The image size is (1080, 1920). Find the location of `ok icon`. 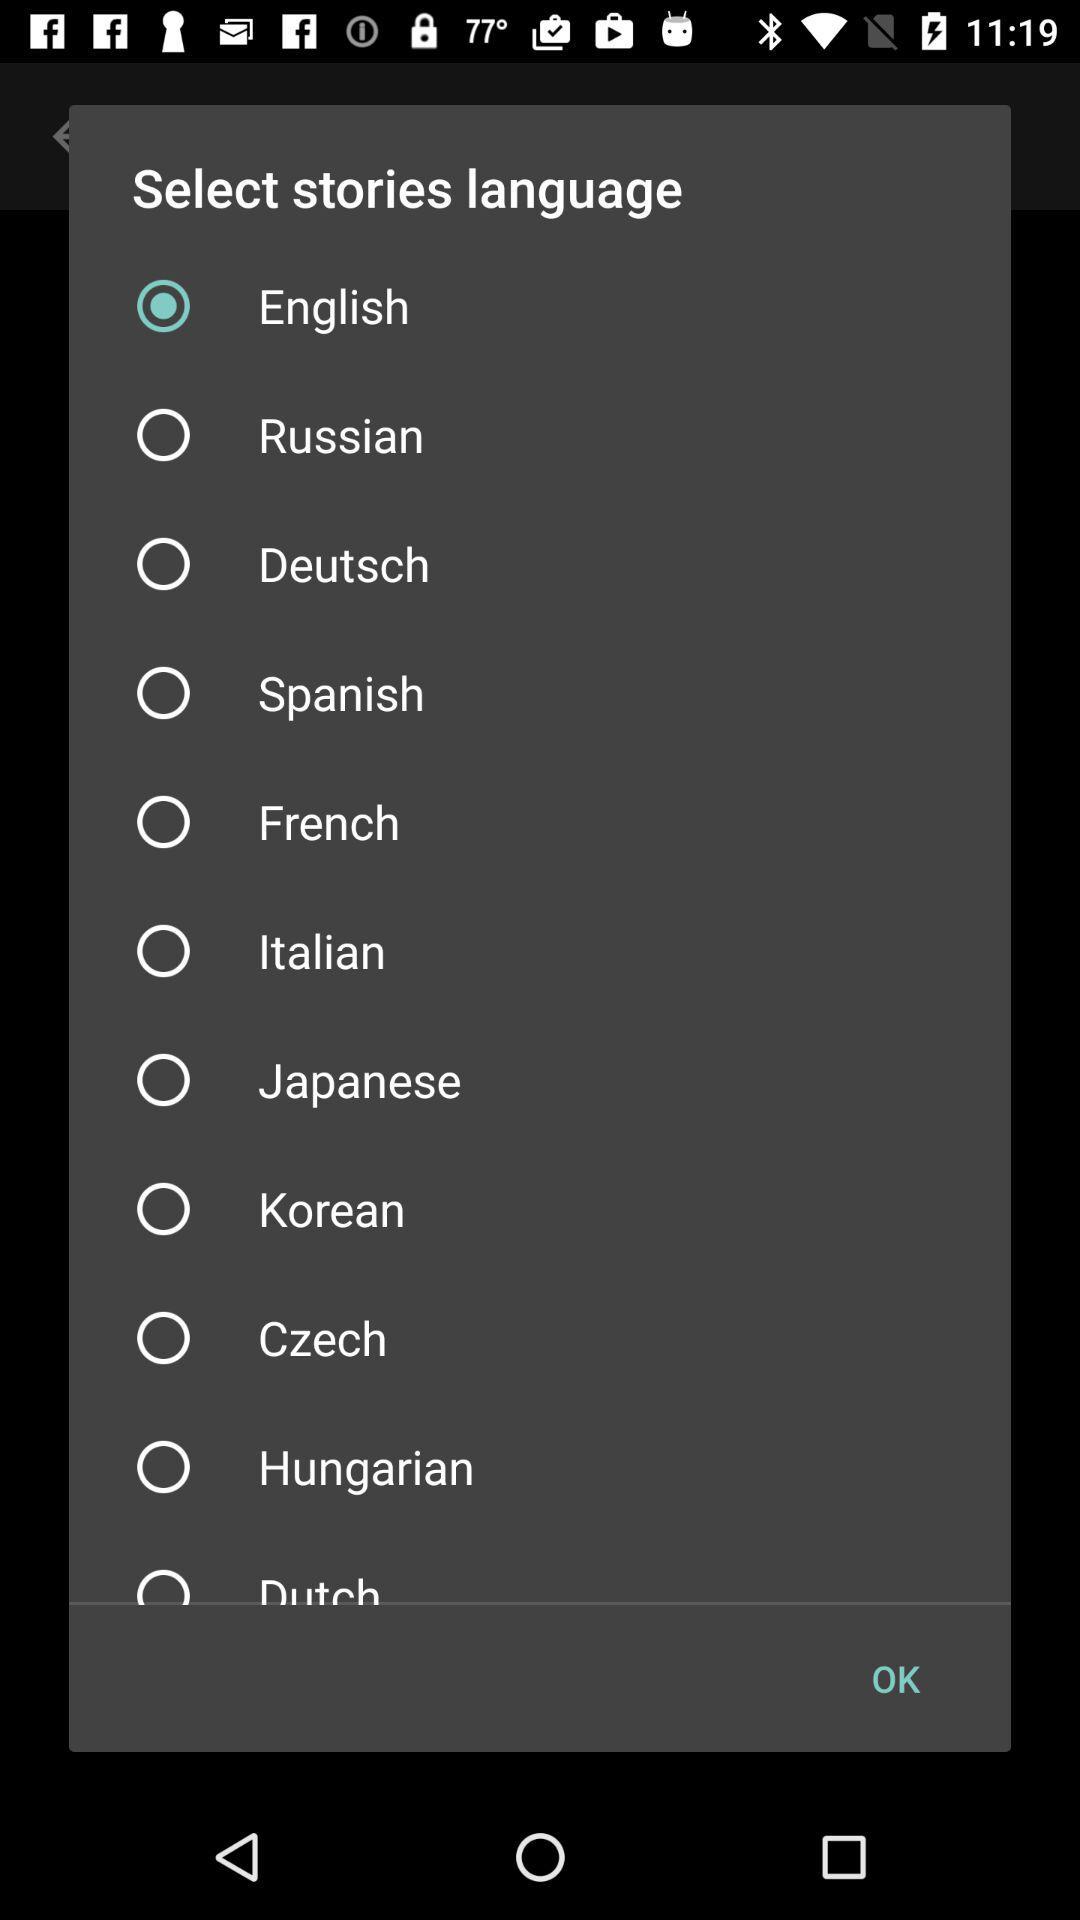

ok icon is located at coordinates (894, 1678).